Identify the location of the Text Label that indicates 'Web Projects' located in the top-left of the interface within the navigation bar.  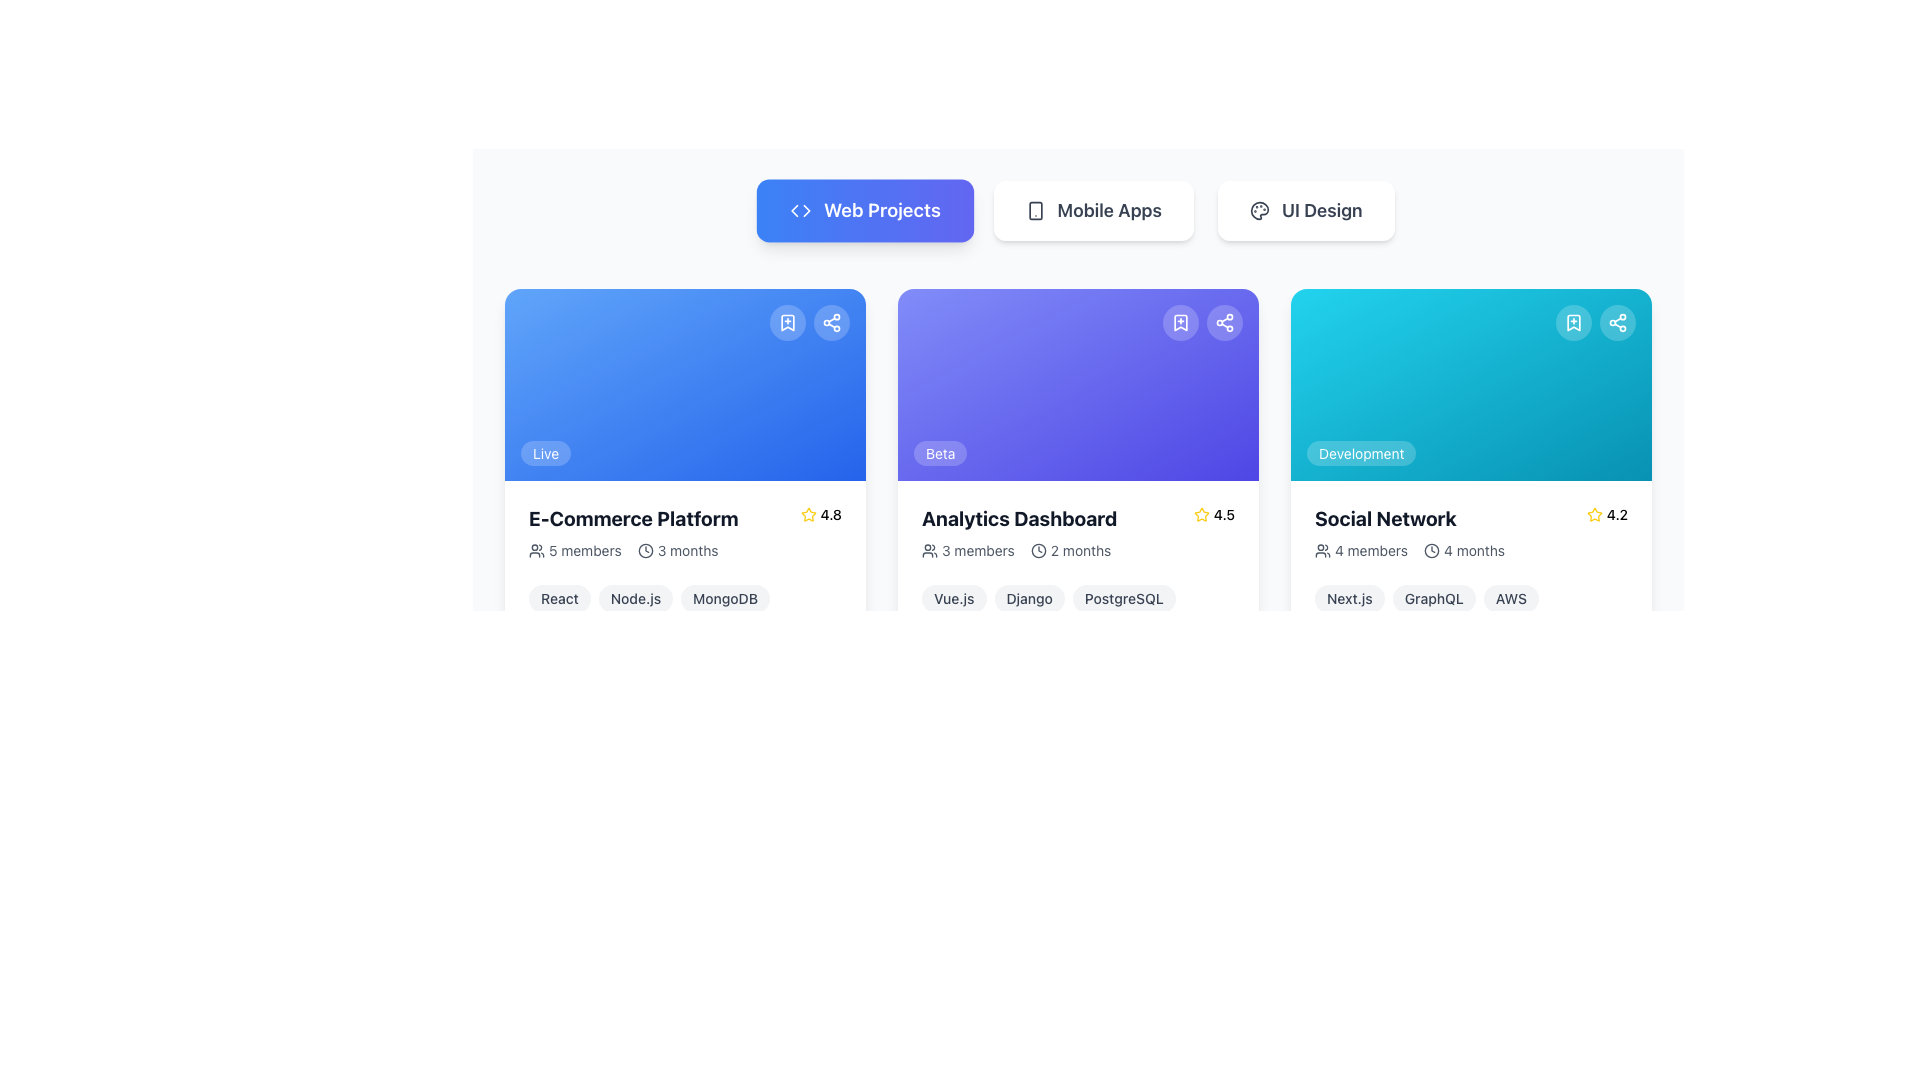
(881, 211).